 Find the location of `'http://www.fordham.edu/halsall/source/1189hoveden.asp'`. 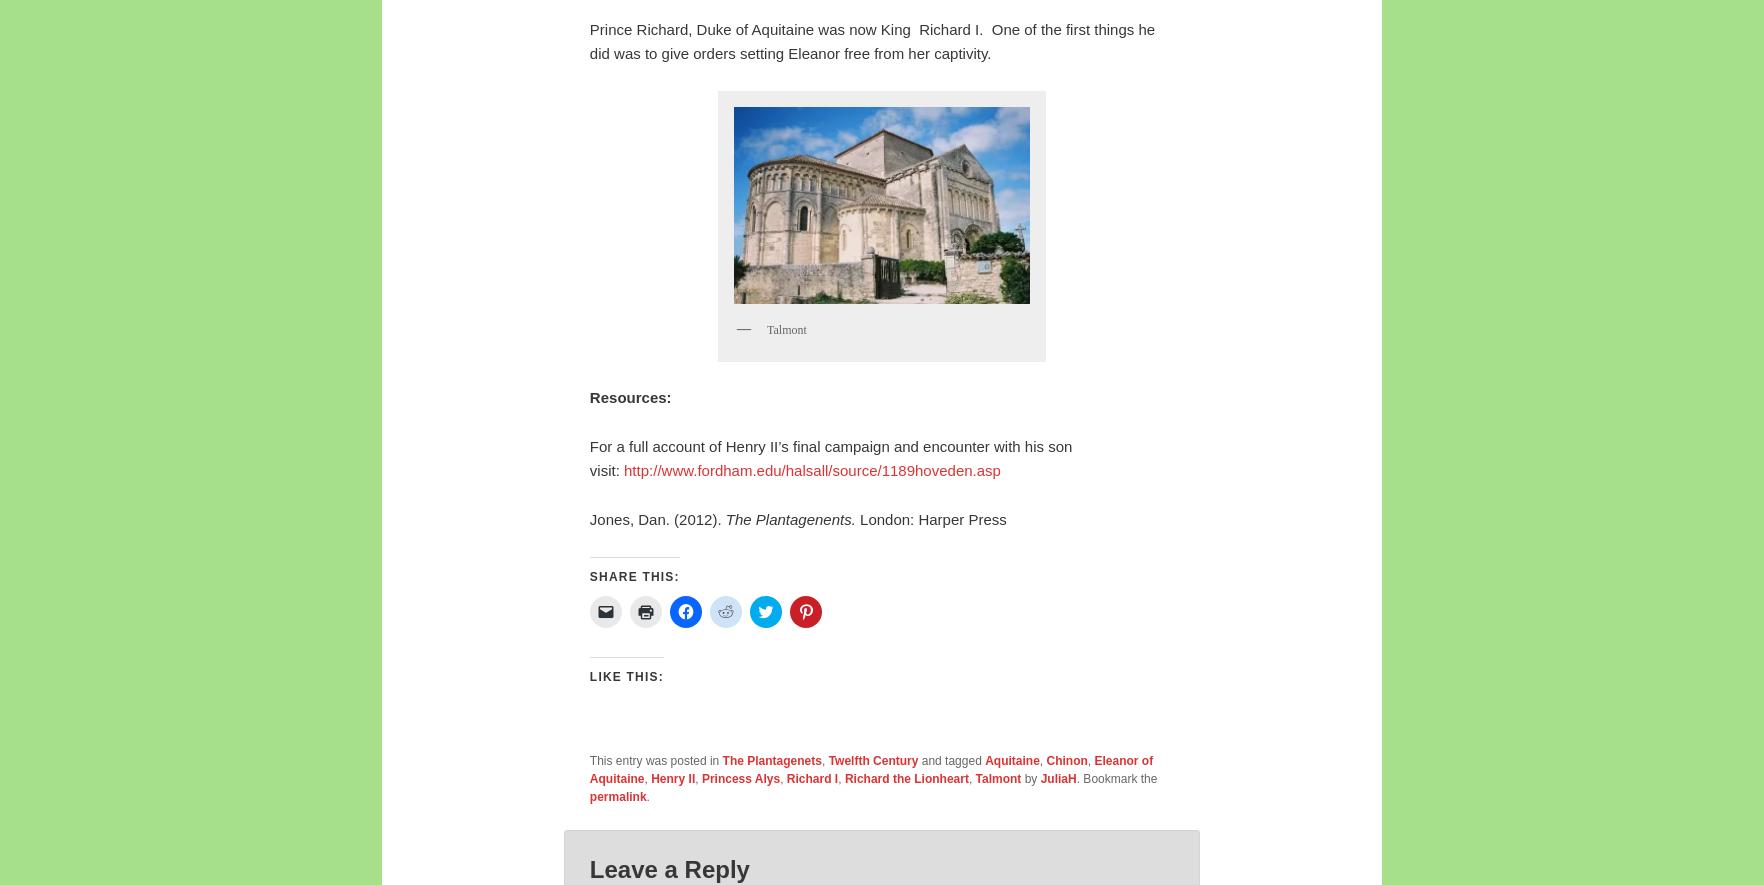

'http://www.fordham.edu/halsall/source/1189hoveden.asp' is located at coordinates (811, 469).